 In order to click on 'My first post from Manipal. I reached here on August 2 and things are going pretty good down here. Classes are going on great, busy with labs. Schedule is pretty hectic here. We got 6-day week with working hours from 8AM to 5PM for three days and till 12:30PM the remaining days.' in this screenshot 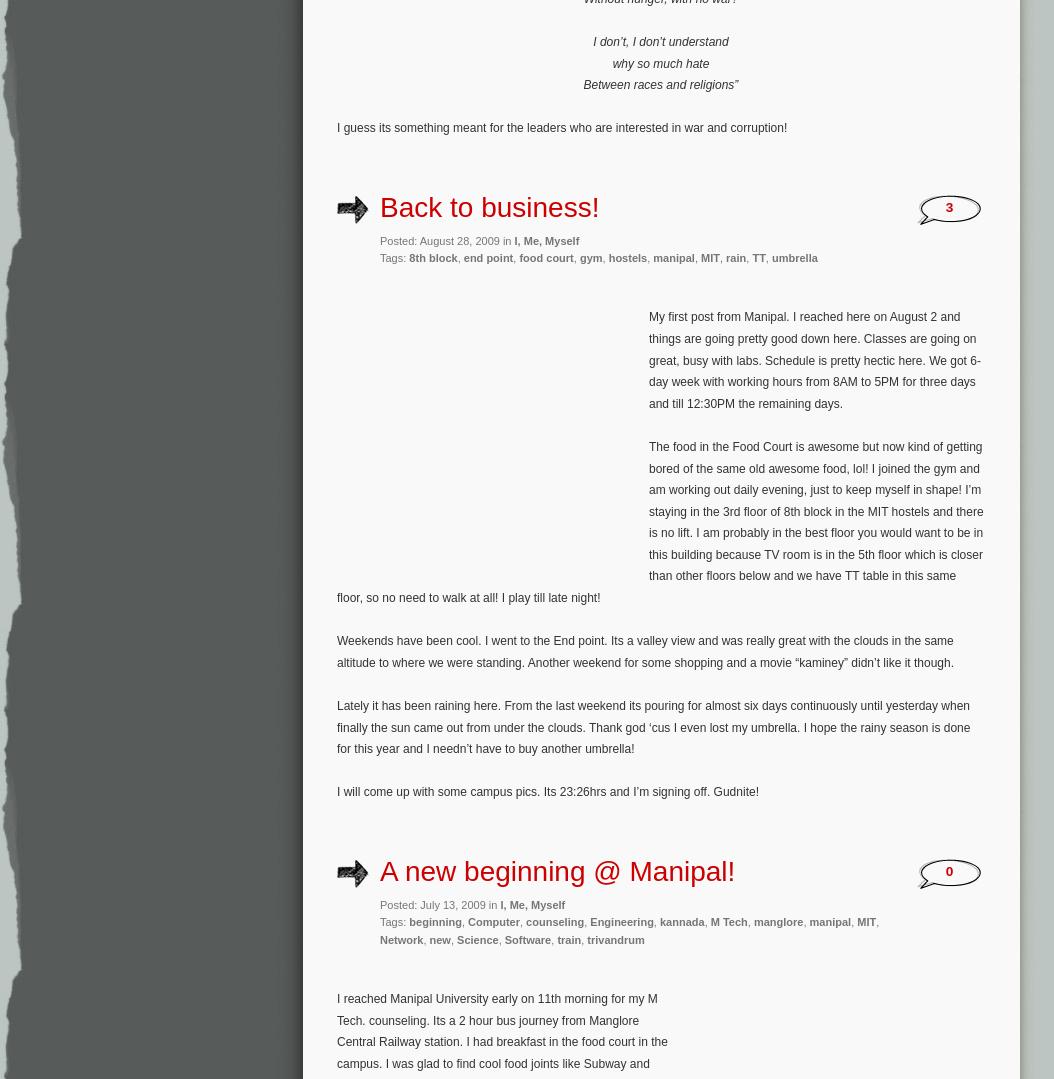, I will do `click(813, 359)`.